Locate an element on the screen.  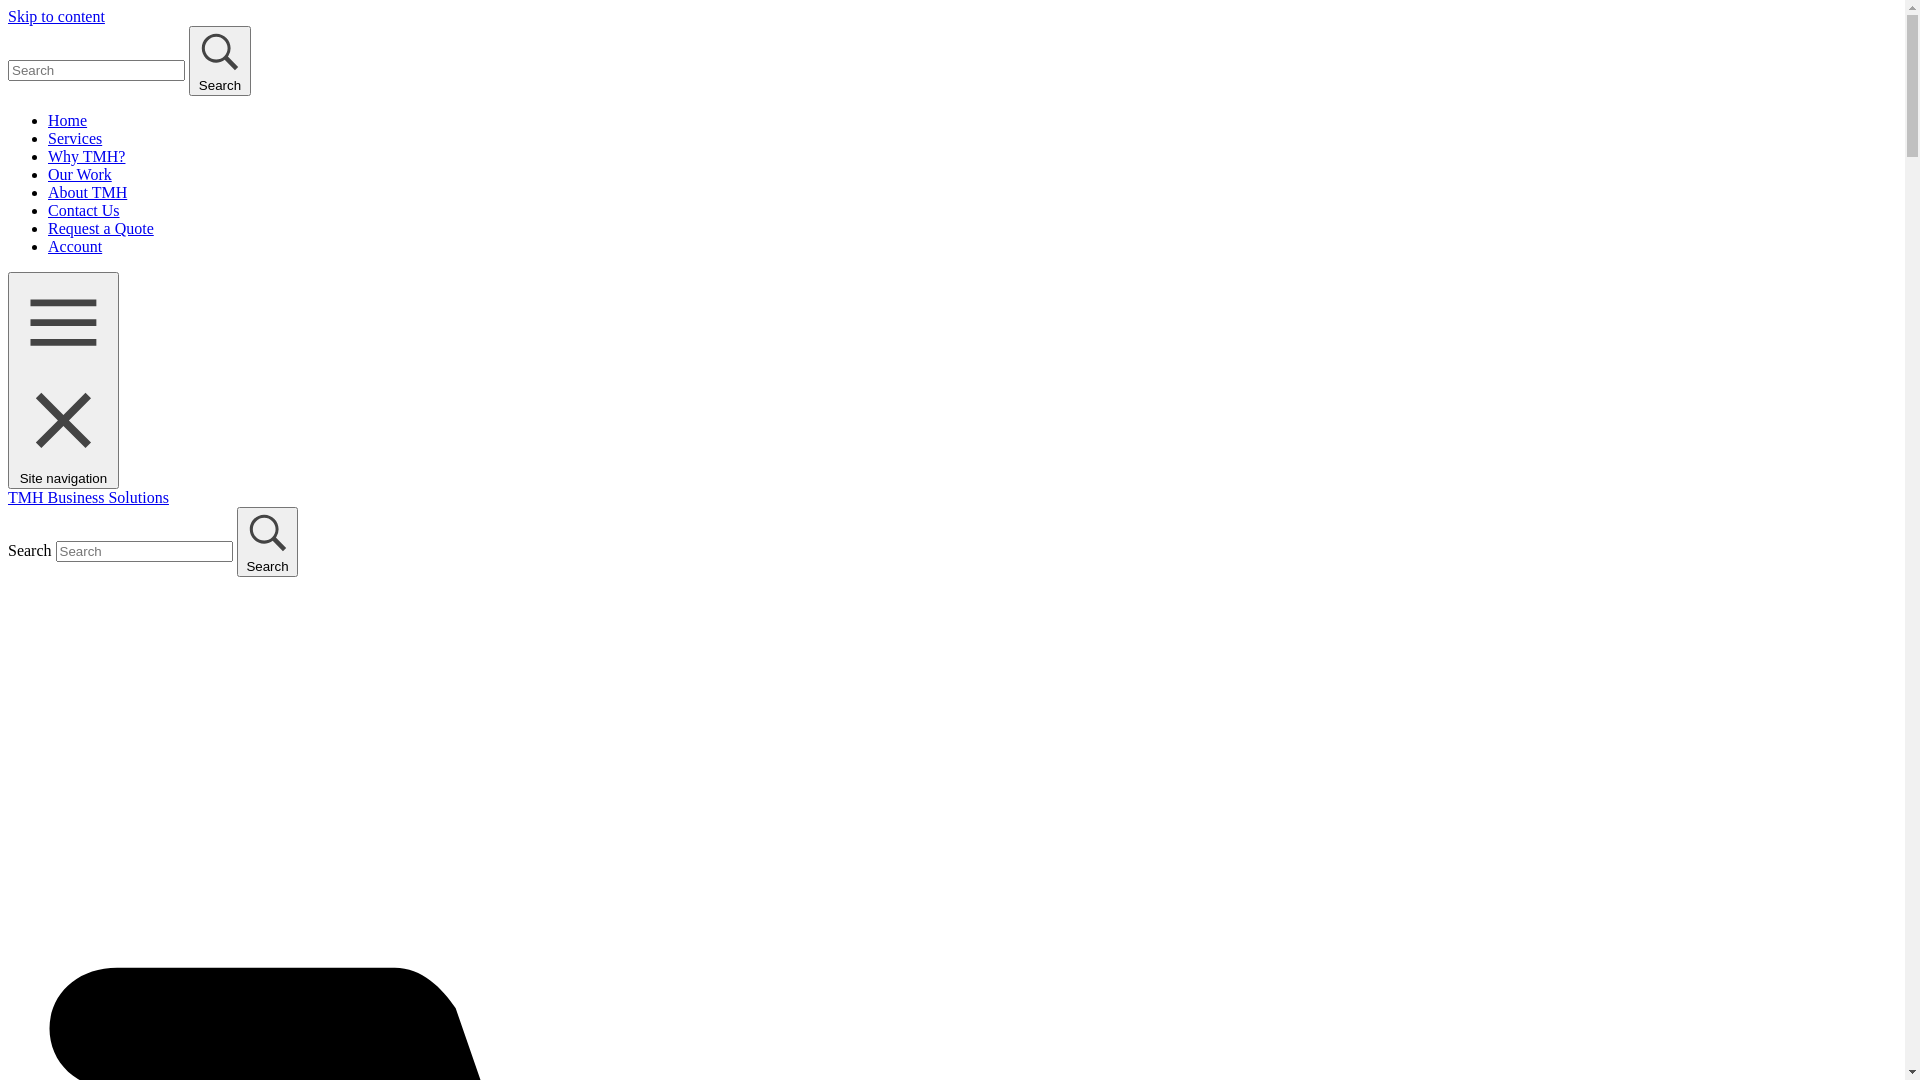
'Account' is located at coordinates (75, 245).